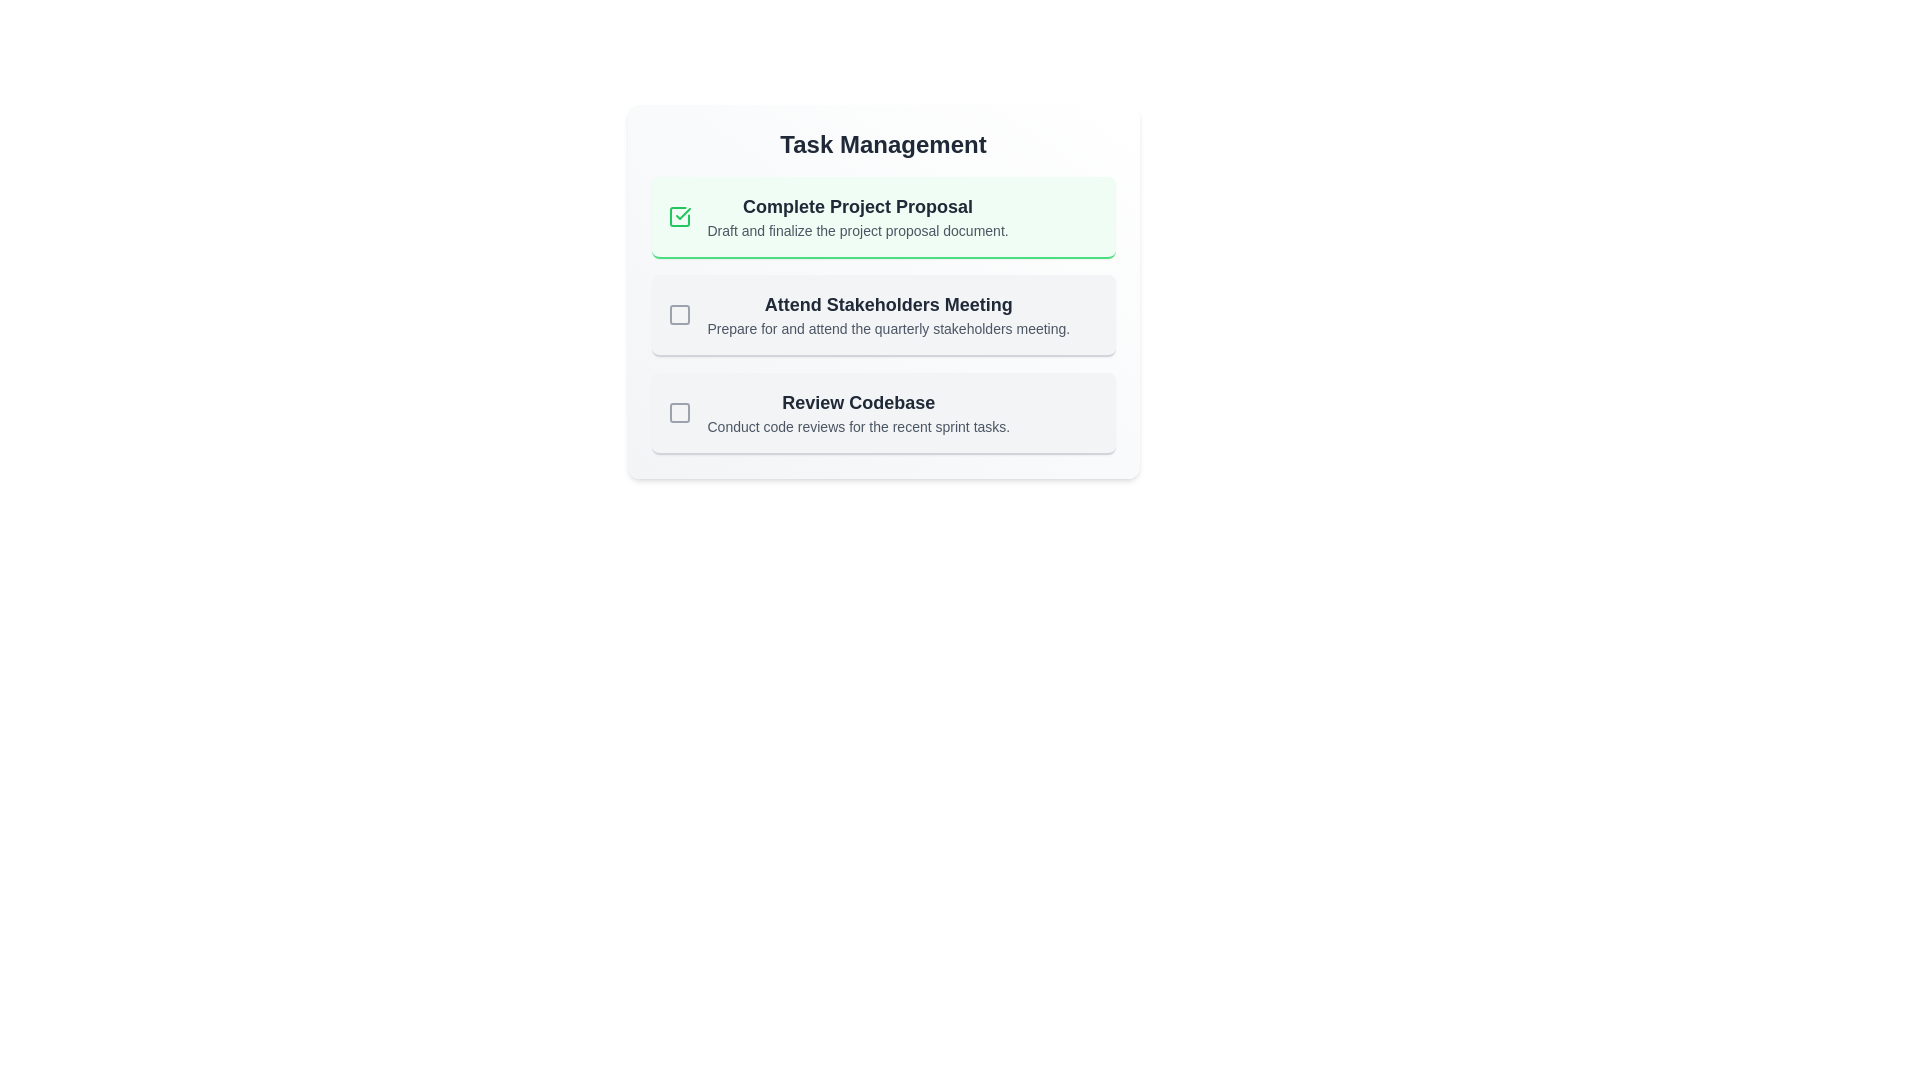 The image size is (1920, 1080). What do you see at coordinates (858, 426) in the screenshot?
I see `the static text description providing details about the task 'Review Codebase', which is located beneath the header text 'Review Codebase' in the task management list` at bounding box center [858, 426].